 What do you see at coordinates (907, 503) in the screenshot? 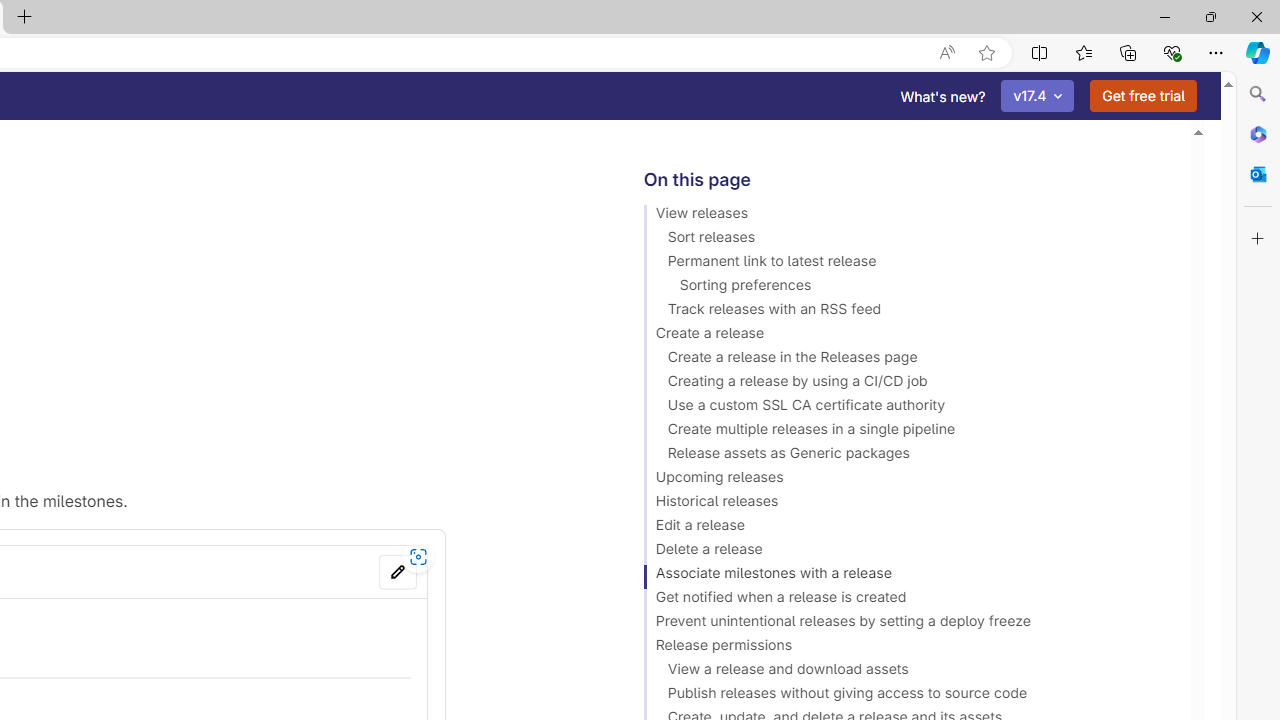
I see `'Historical releases'` at bounding box center [907, 503].